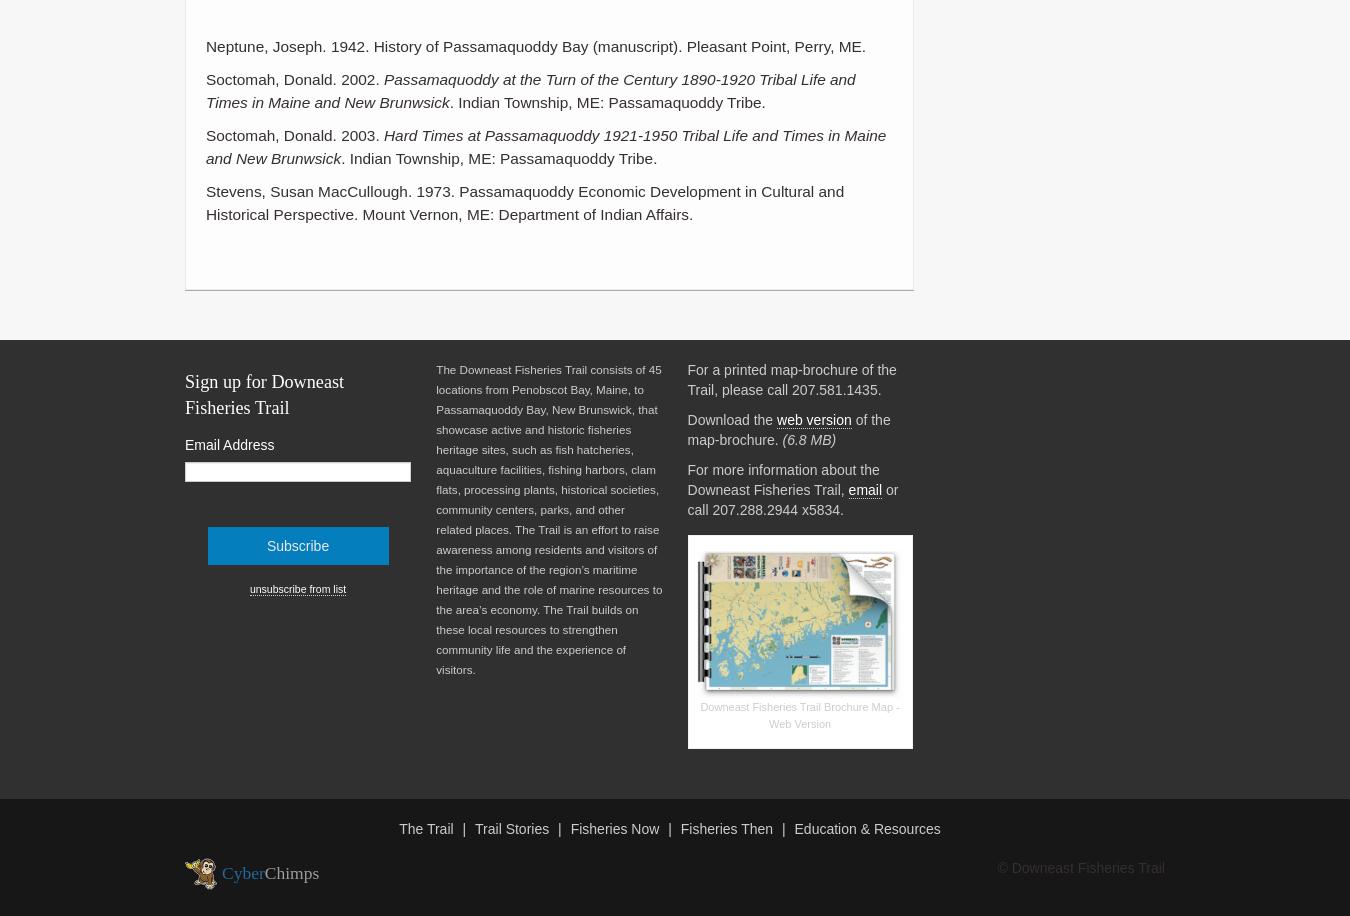  I want to click on 'web version', so click(776, 418).